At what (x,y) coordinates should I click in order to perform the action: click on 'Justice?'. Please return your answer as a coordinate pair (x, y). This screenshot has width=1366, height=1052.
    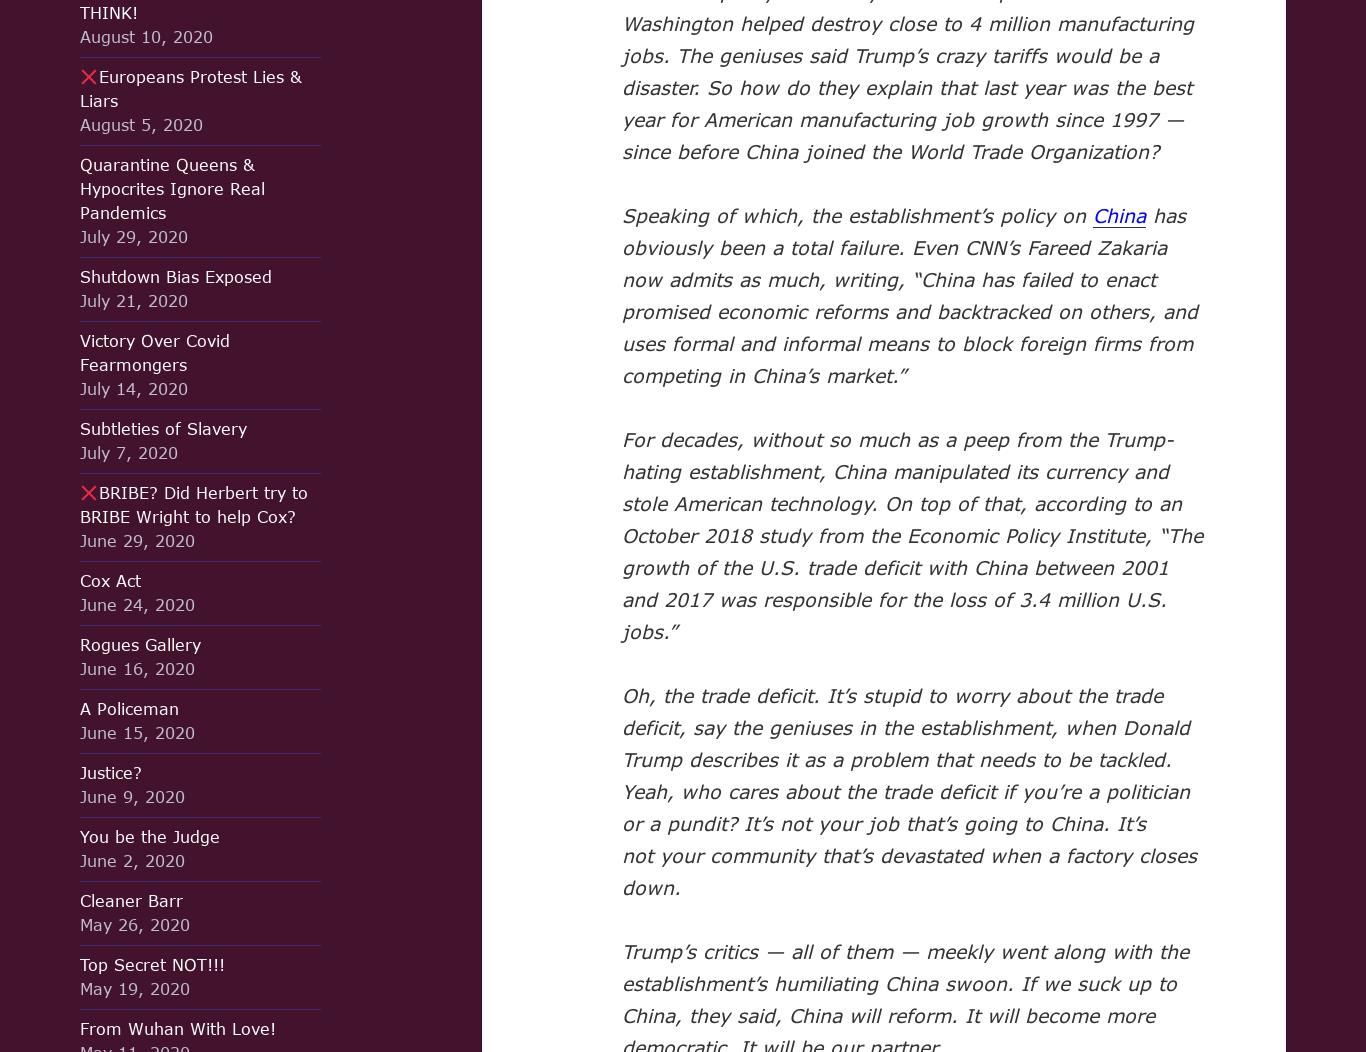
    Looking at the image, I should click on (111, 771).